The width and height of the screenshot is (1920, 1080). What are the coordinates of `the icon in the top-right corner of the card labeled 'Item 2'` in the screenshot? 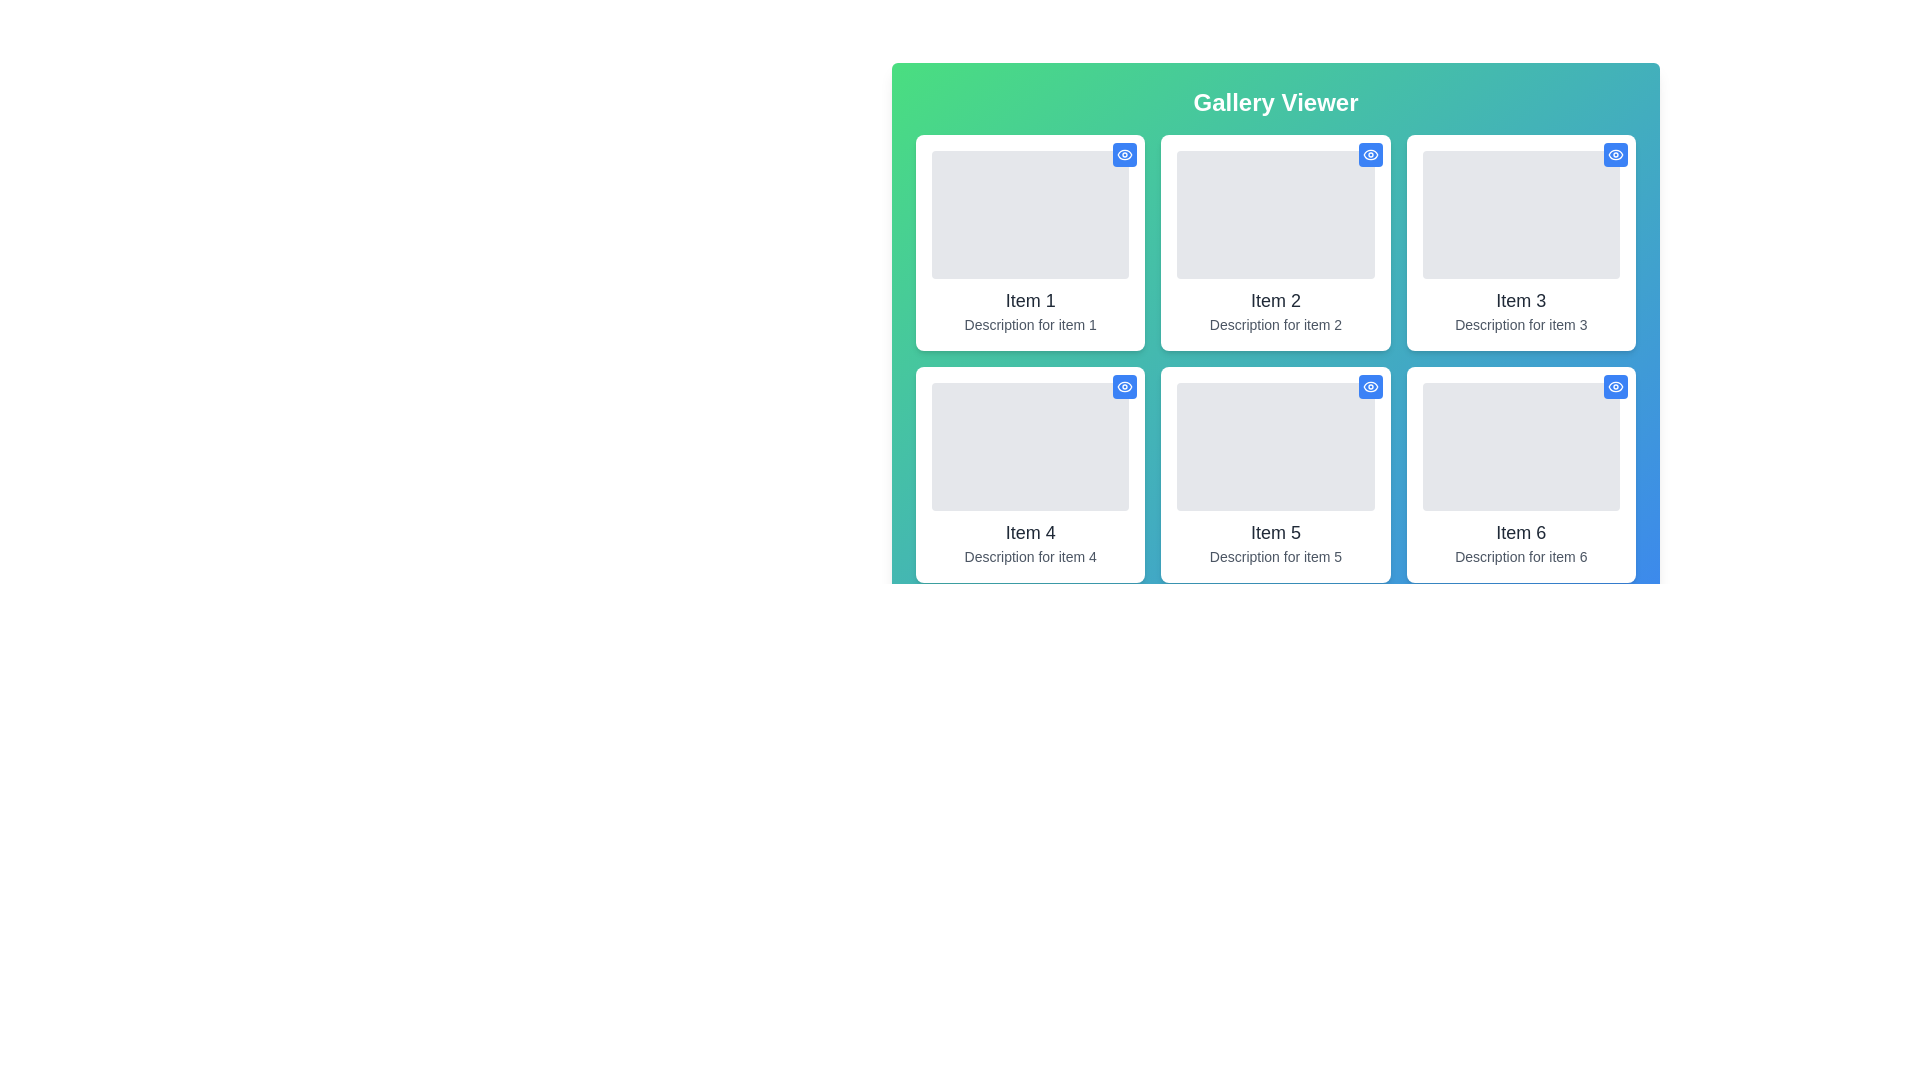 It's located at (1369, 153).